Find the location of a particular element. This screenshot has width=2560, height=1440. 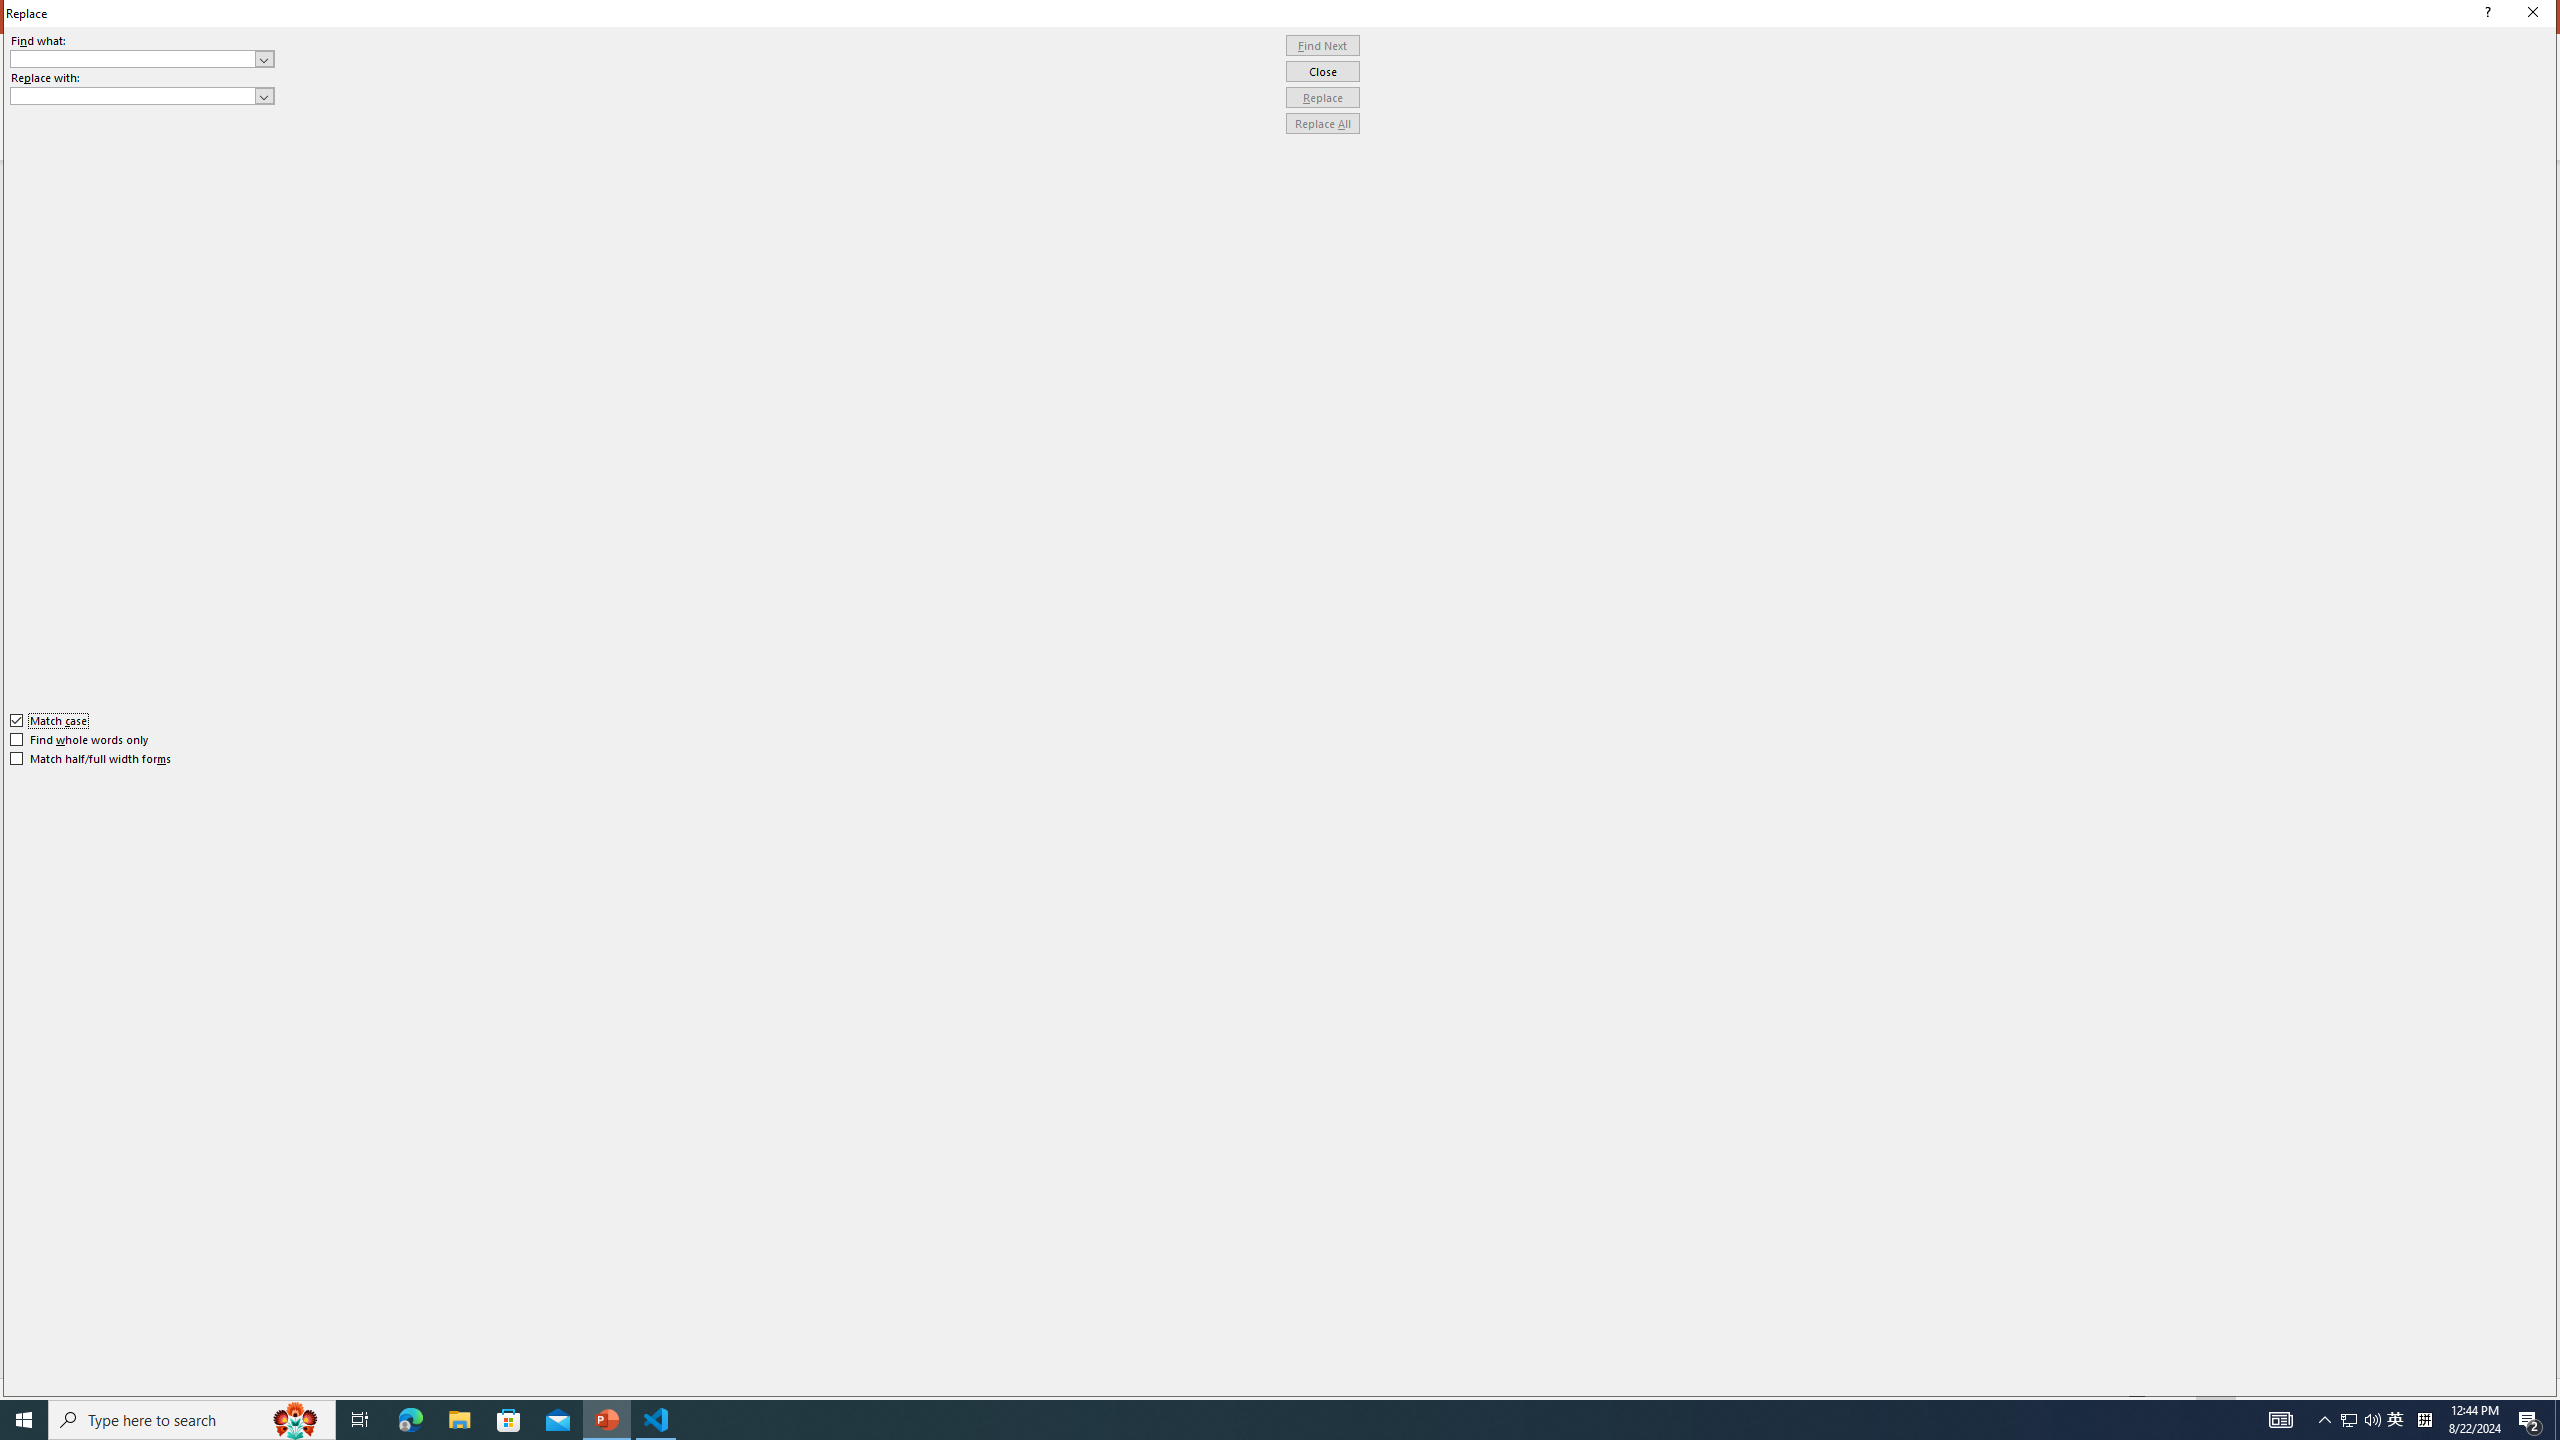

'Find what' is located at coordinates (133, 58).